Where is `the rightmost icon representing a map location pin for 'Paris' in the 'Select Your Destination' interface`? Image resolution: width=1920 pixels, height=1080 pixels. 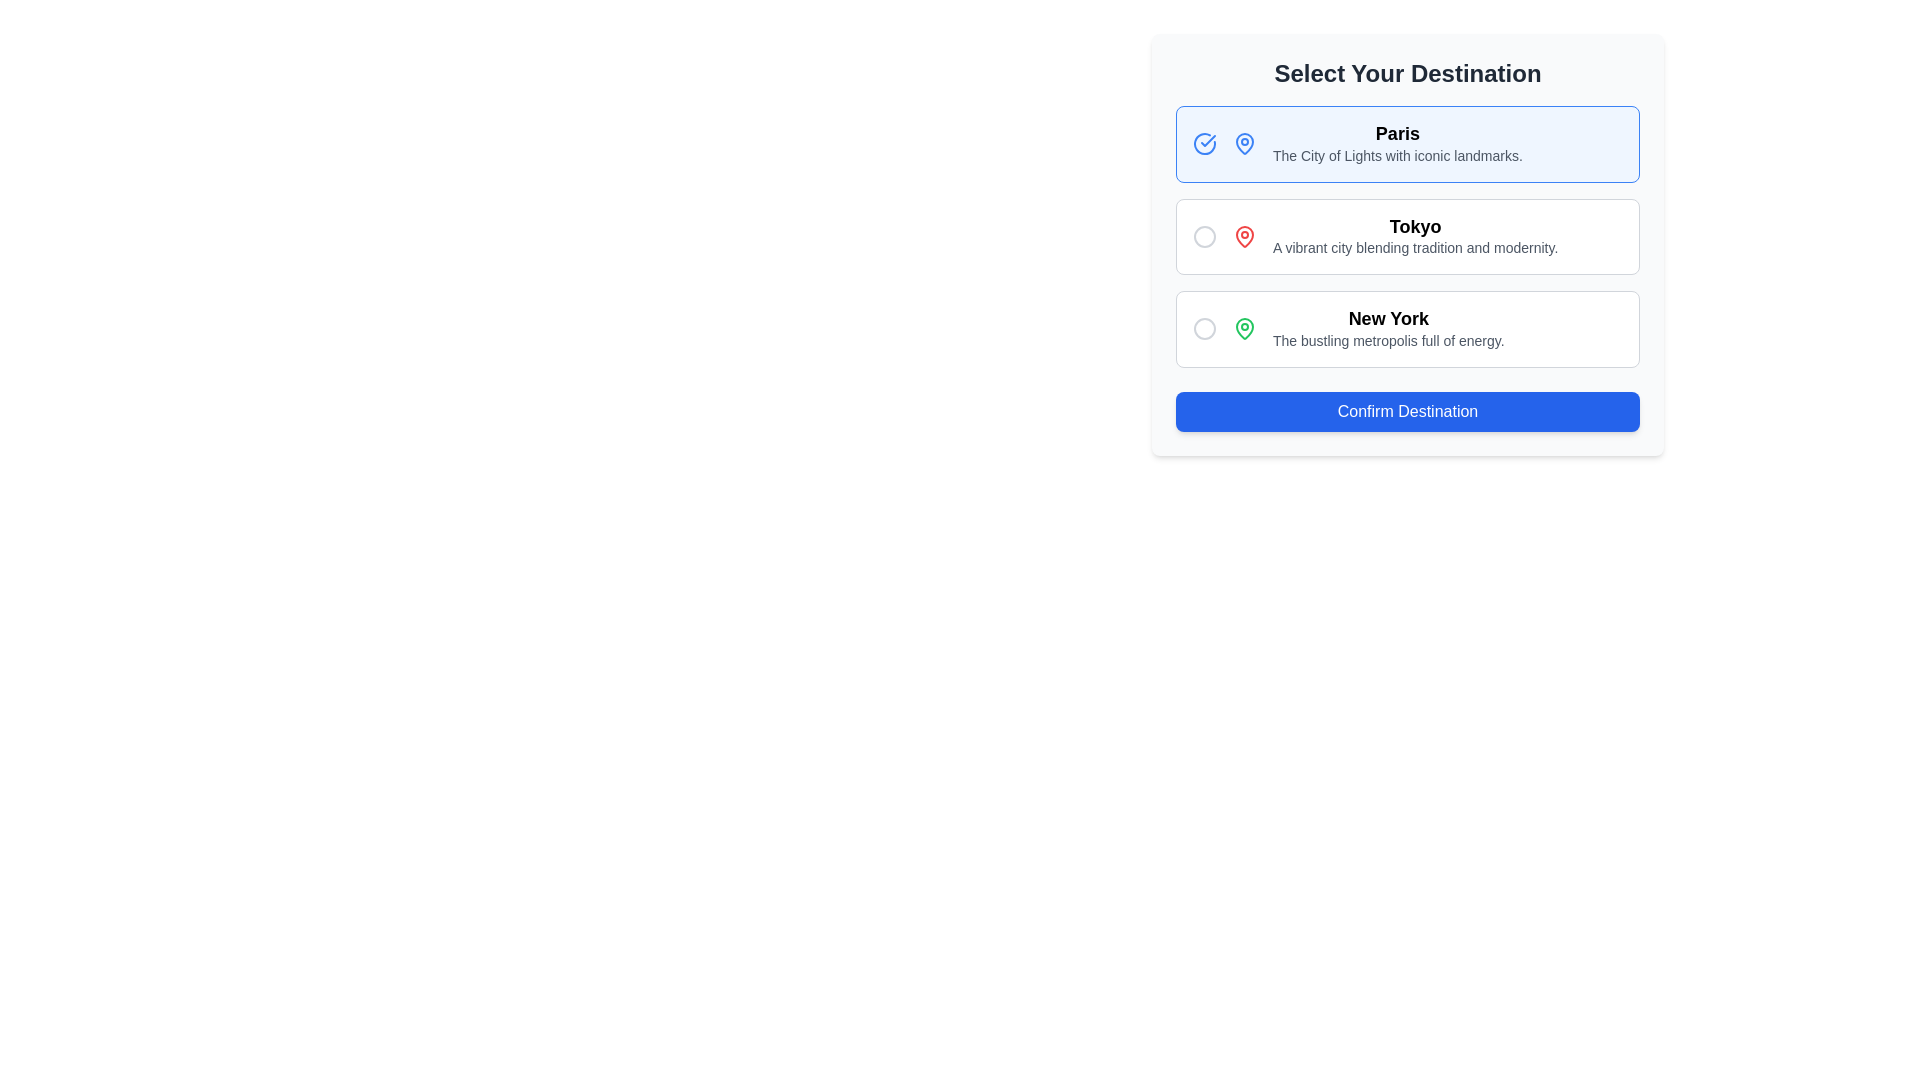
the rightmost icon representing a map location pin for 'Paris' in the 'Select Your Destination' interface is located at coordinates (1243, 142).